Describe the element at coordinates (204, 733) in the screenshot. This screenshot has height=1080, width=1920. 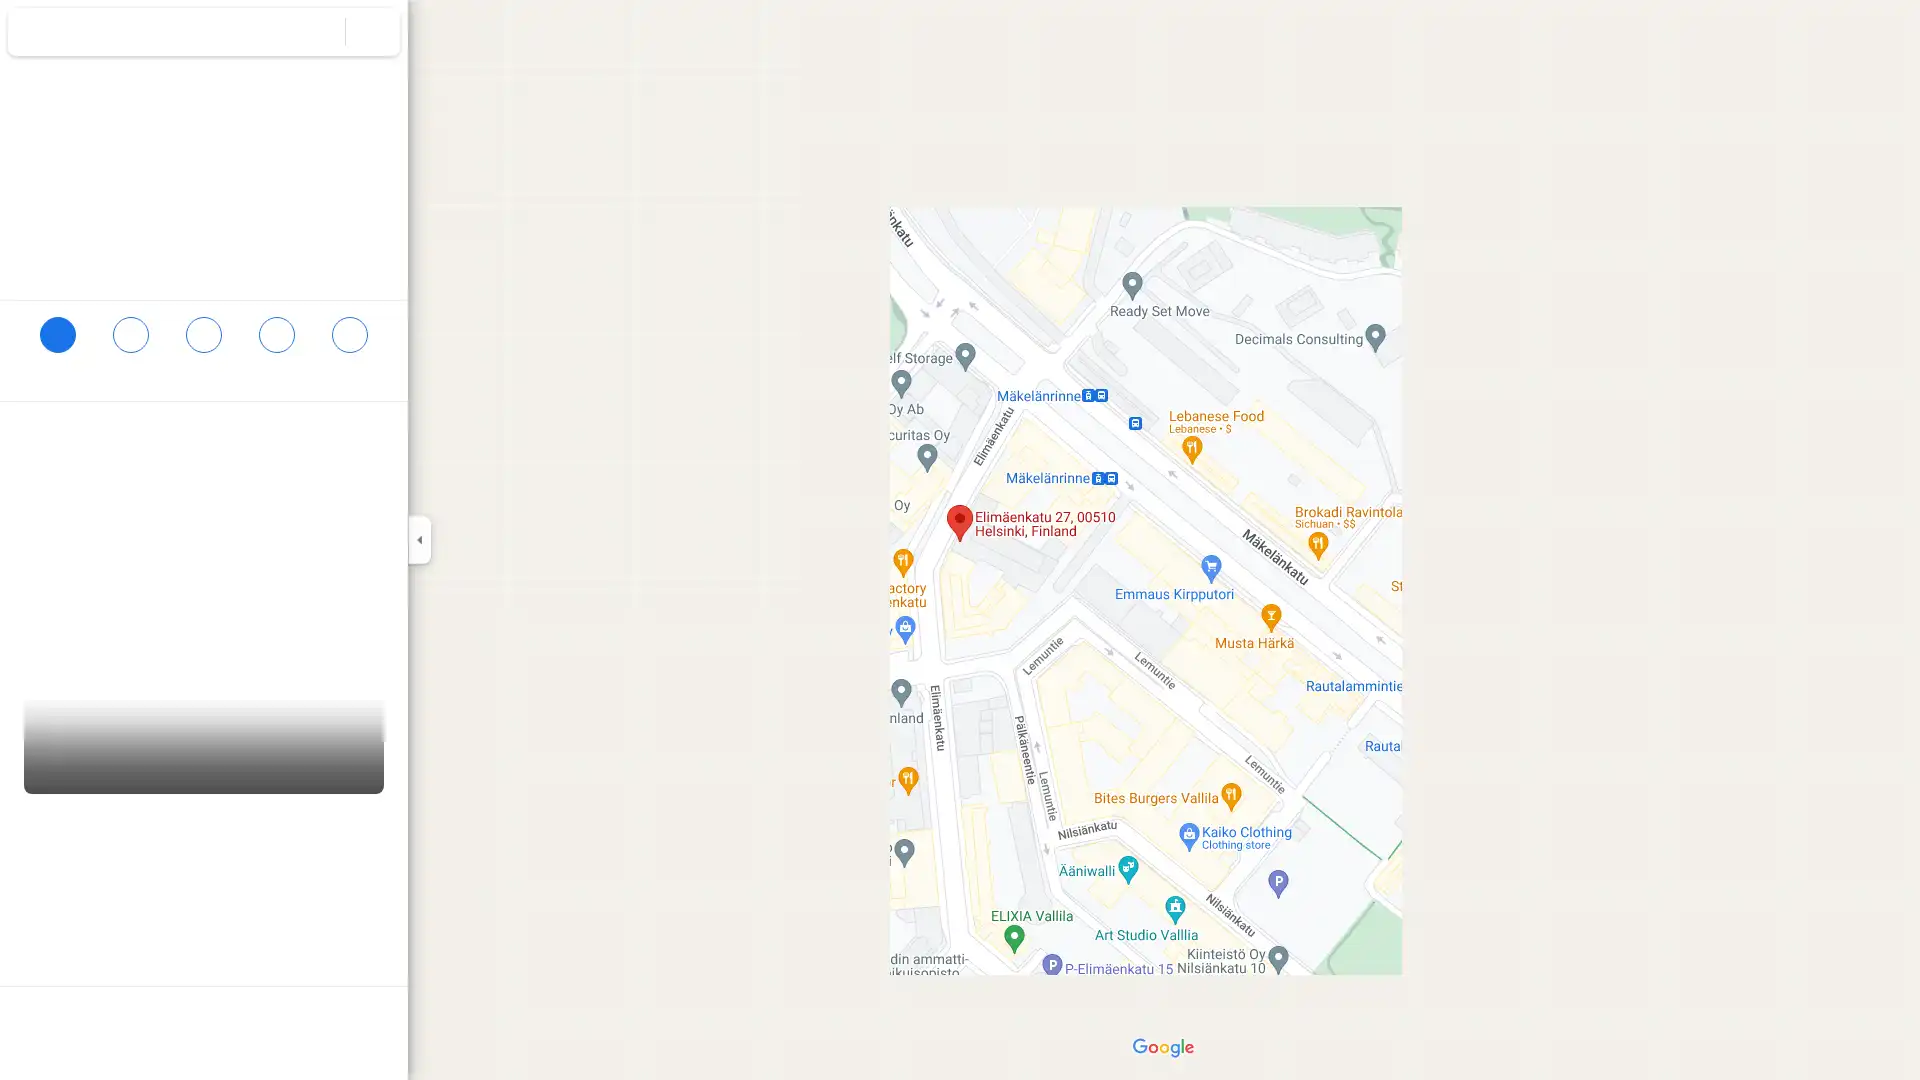
I see `Street View` at that location.